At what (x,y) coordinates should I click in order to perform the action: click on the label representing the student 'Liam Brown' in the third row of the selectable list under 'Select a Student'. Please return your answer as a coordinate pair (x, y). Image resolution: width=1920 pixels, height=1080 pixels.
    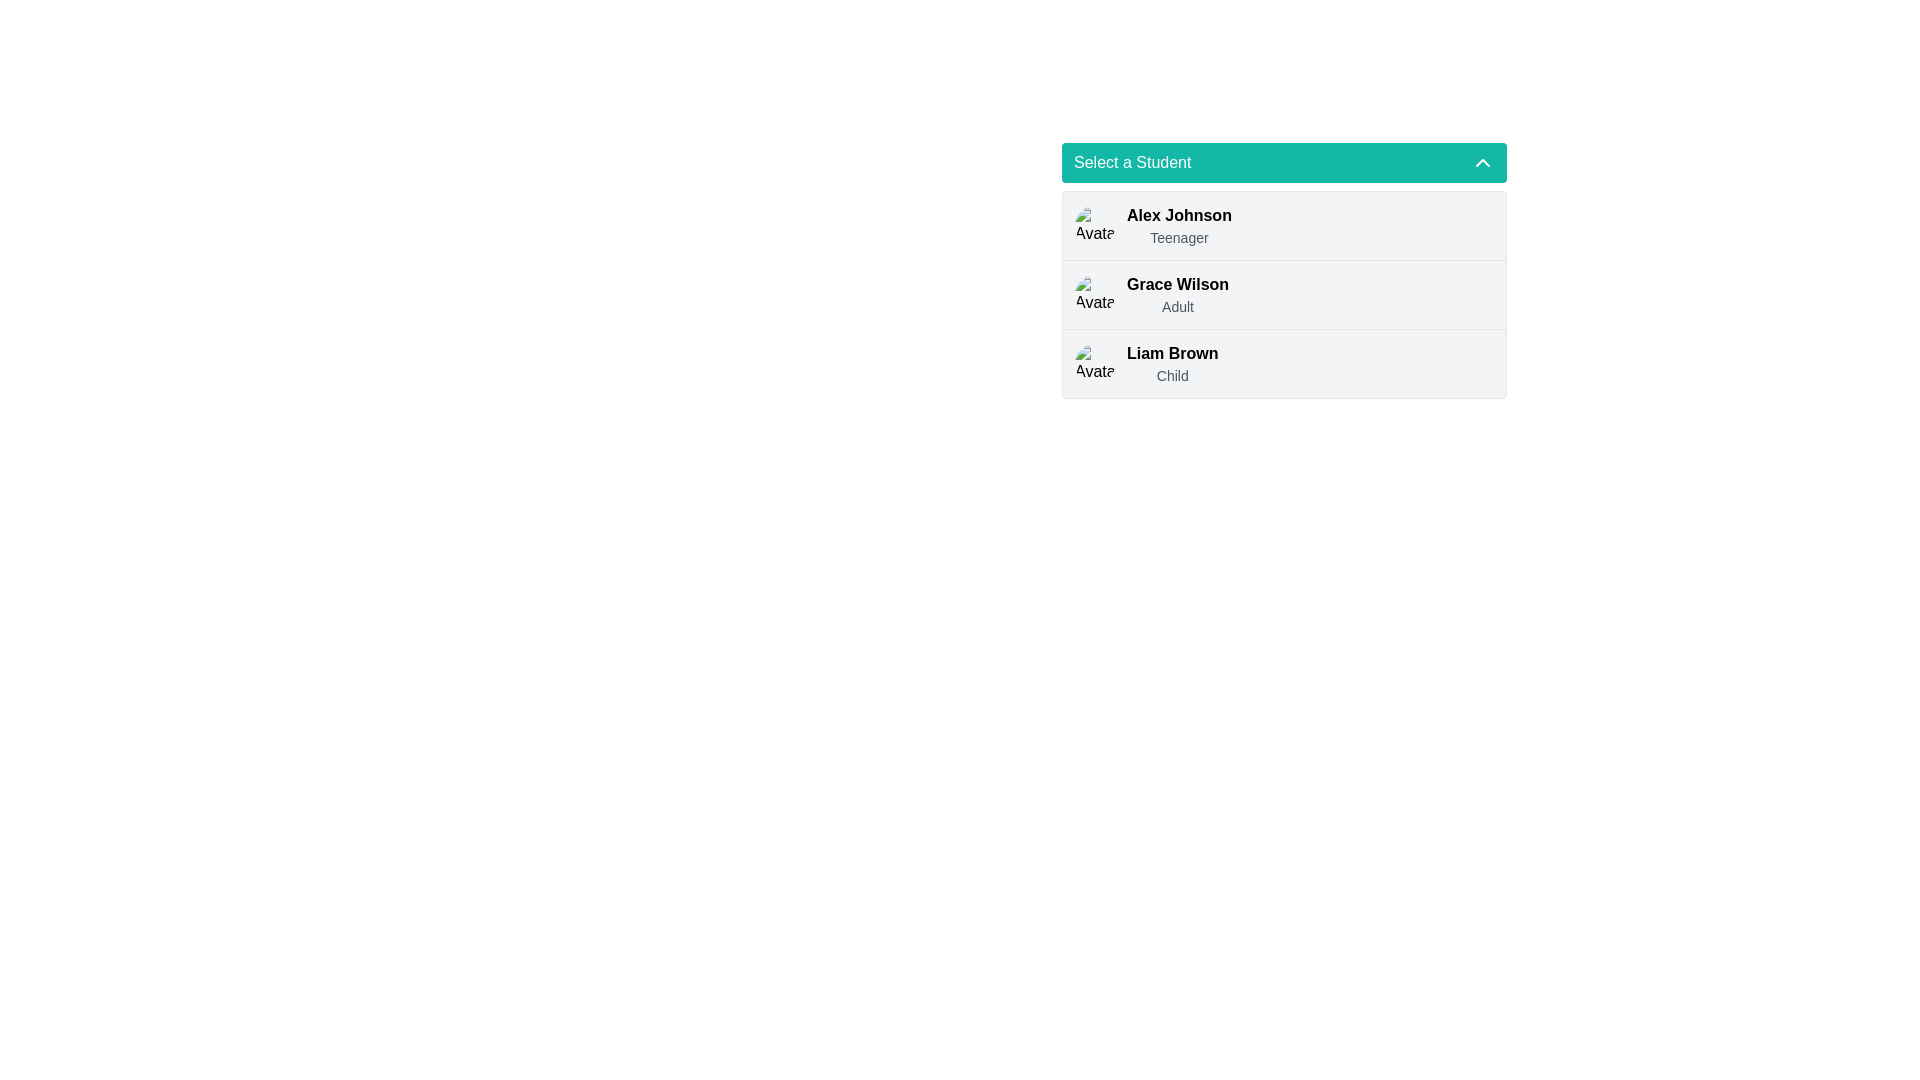
    Looking at the image, I should click on (1172, 363).